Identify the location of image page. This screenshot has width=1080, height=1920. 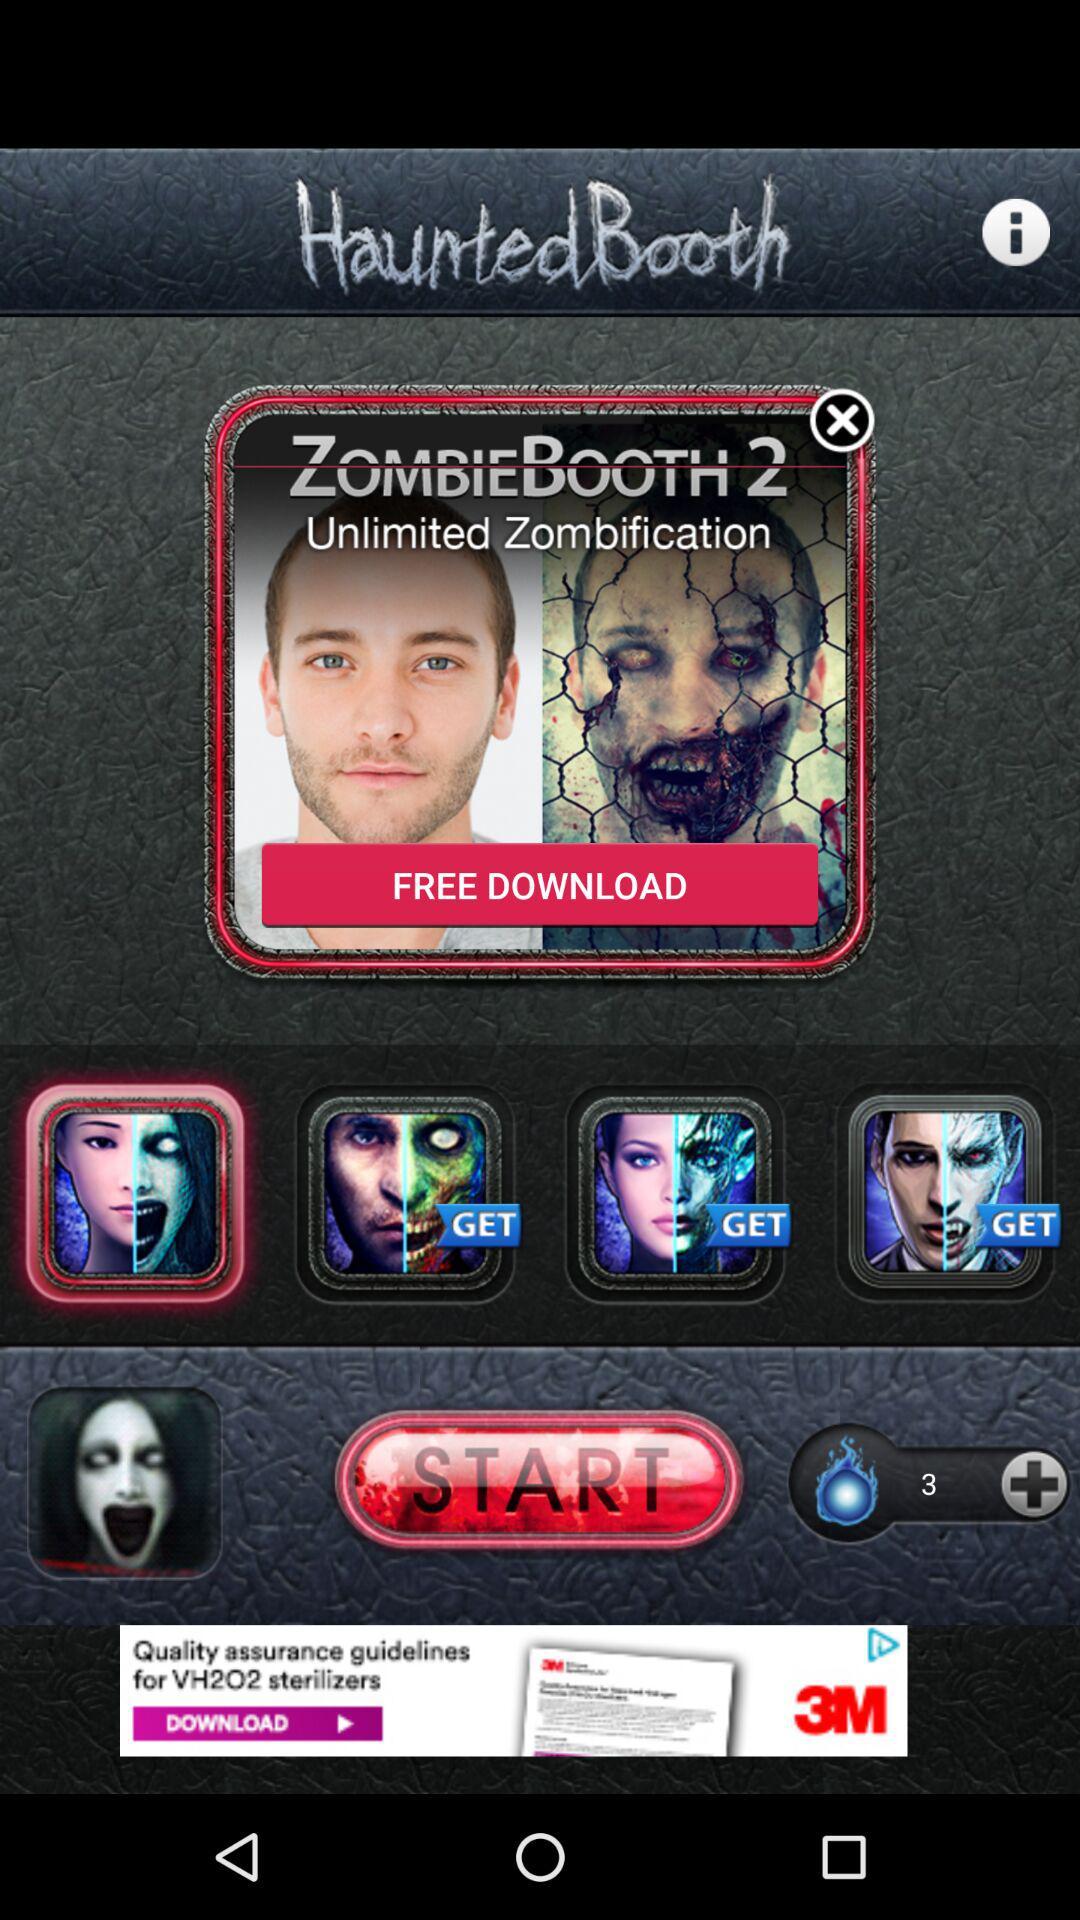
(405, 1193).